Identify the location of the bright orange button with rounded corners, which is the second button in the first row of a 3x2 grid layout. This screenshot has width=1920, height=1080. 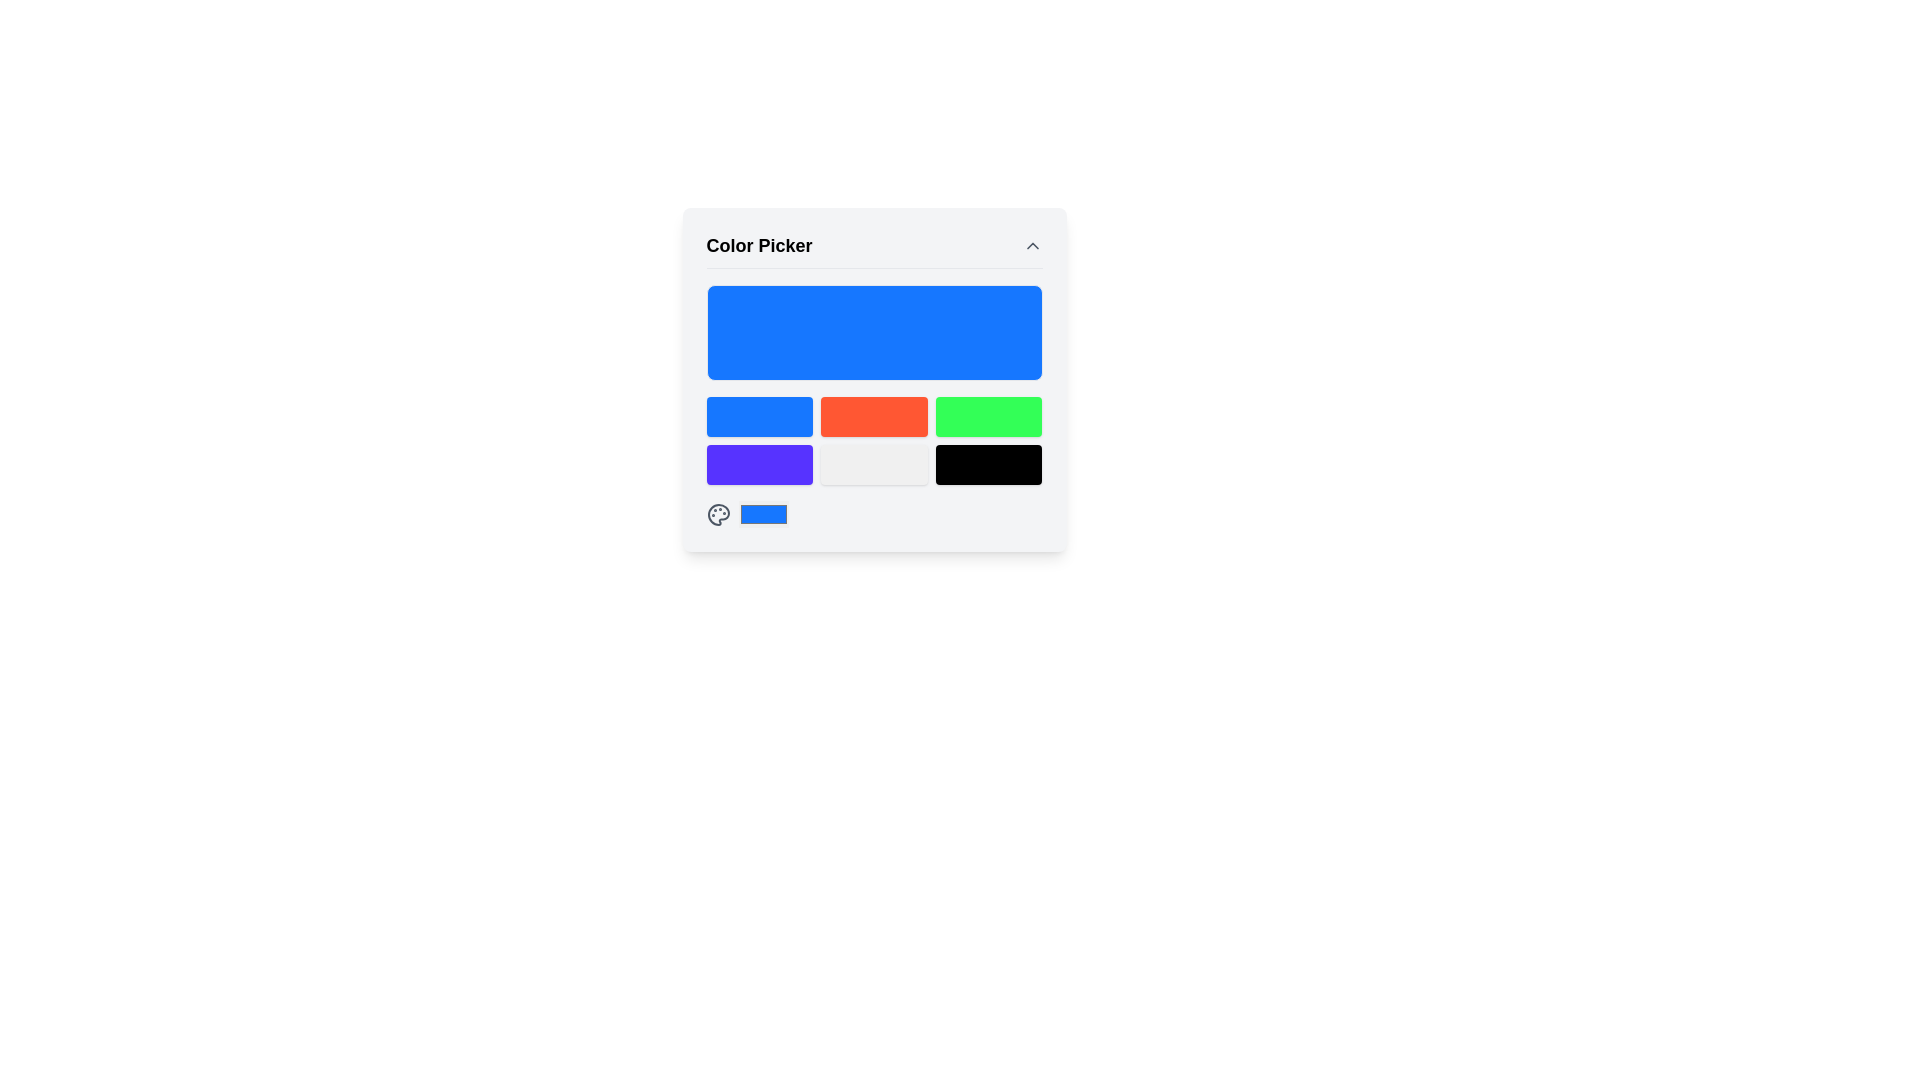
(874, 415).